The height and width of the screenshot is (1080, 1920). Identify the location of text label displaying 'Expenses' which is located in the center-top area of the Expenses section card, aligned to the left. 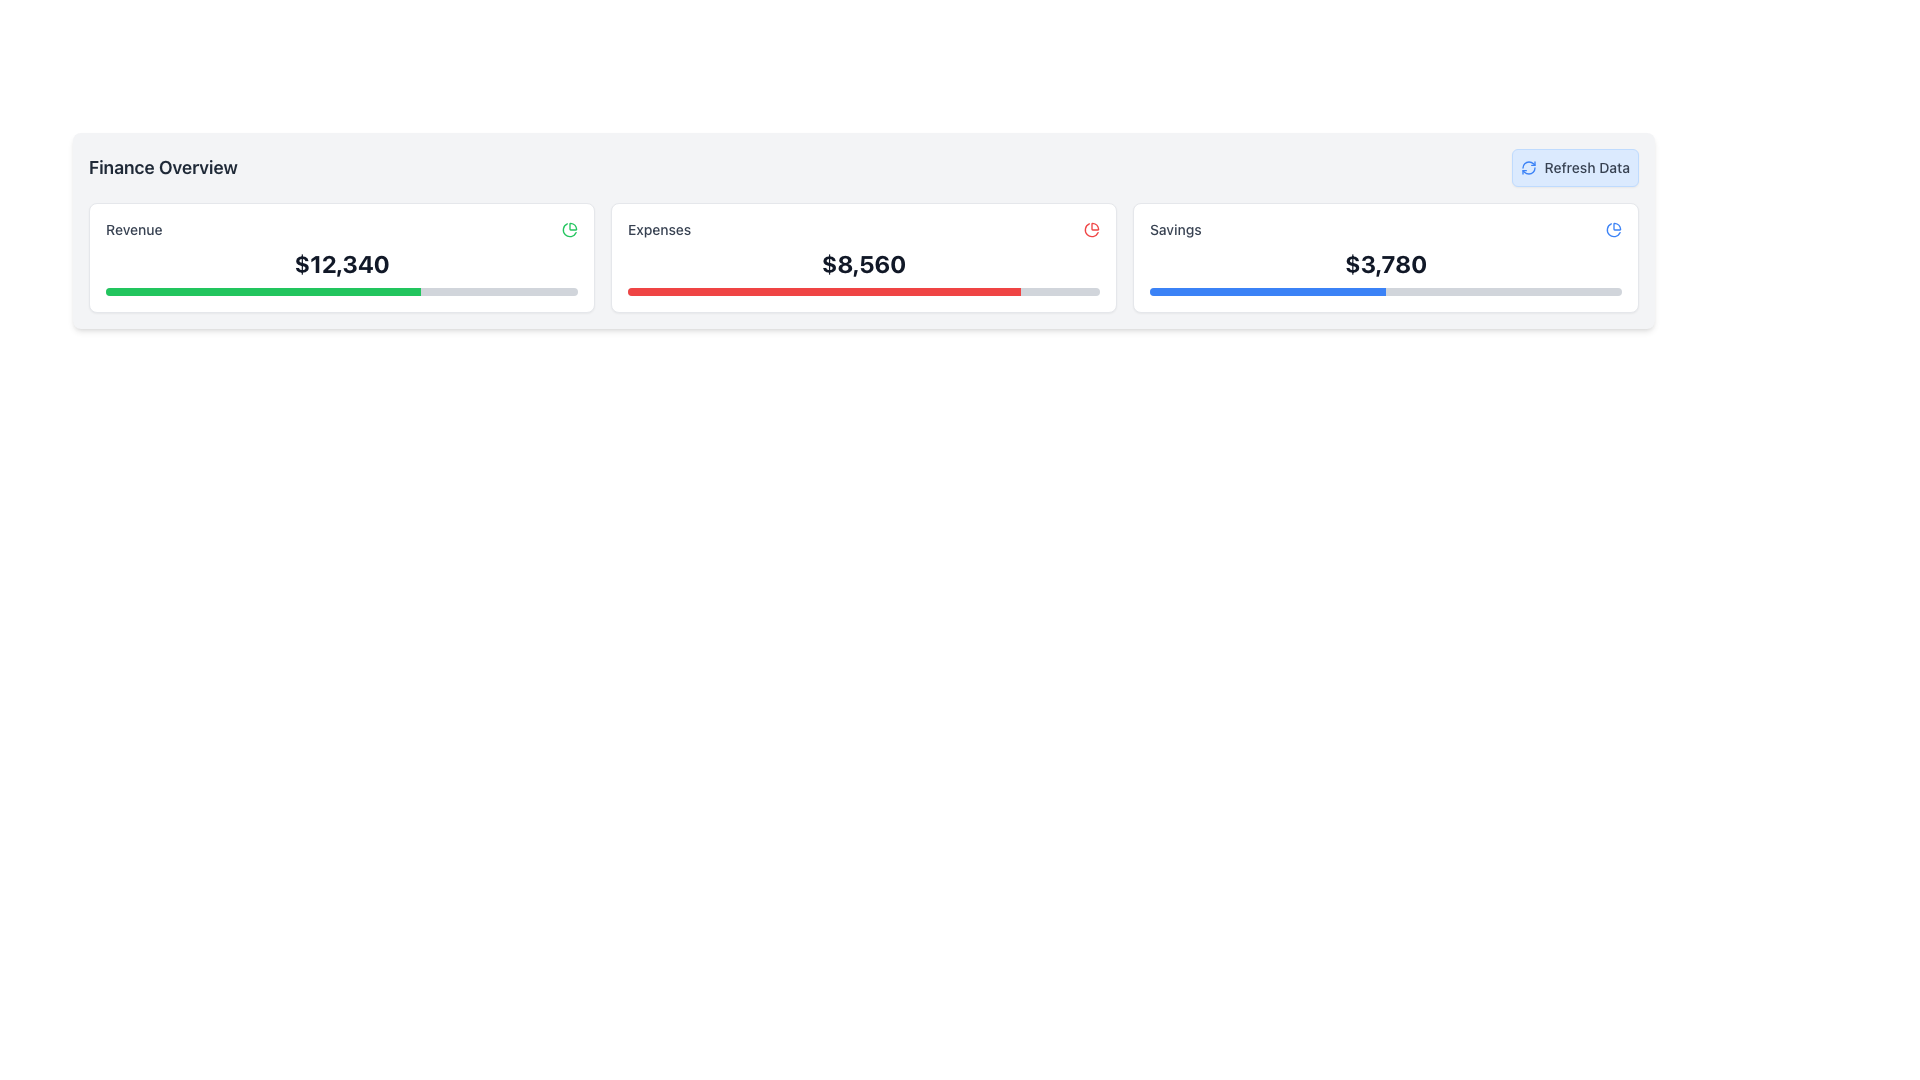
(659, 229).